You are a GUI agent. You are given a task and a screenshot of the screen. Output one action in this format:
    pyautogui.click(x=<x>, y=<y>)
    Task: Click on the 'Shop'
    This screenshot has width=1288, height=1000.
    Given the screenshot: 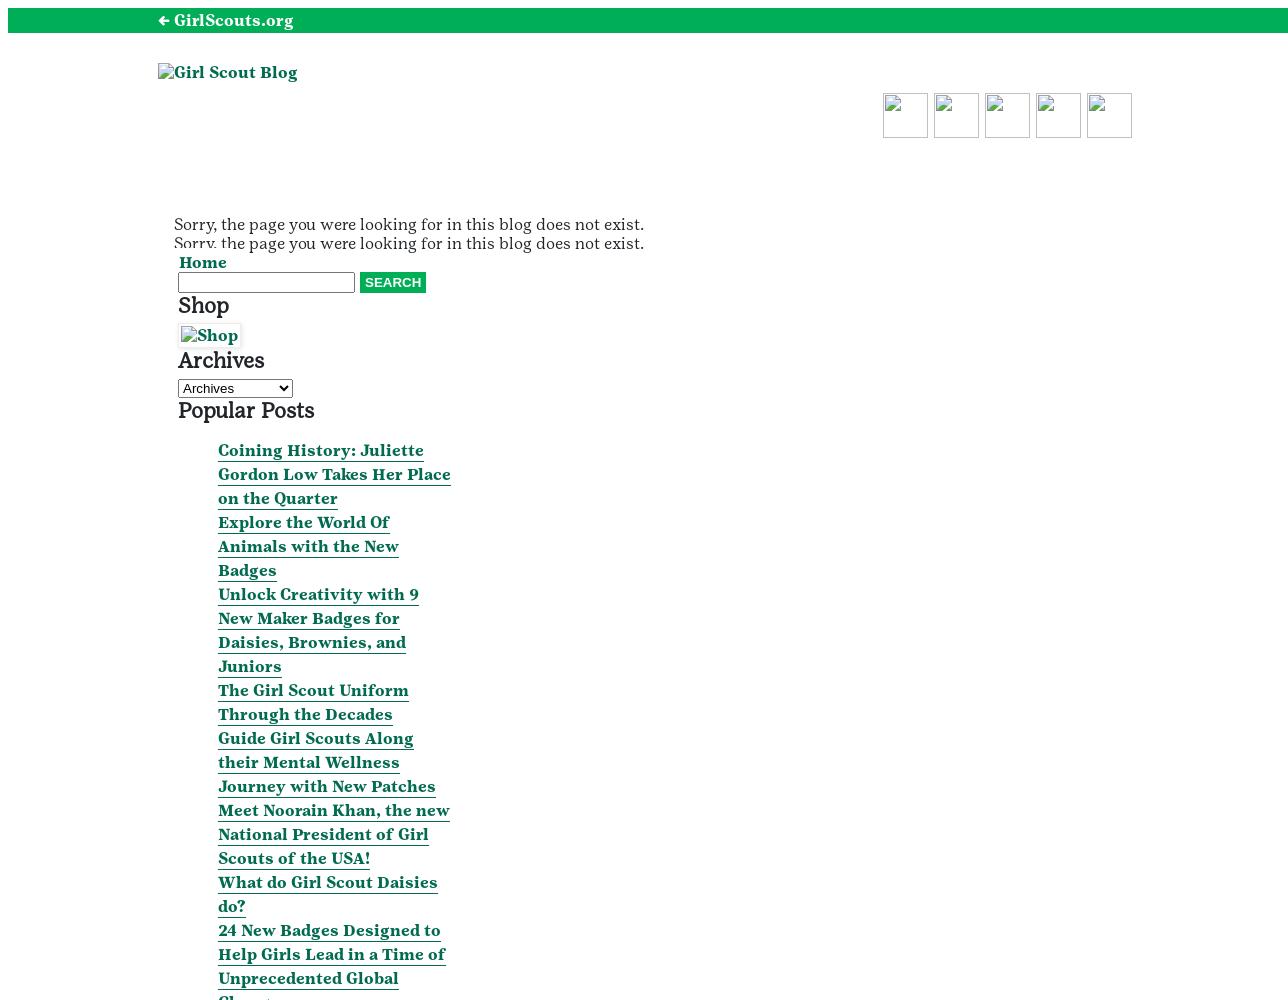 What is the action you would take?
    pyautogui.click(x=203, y=304)
    